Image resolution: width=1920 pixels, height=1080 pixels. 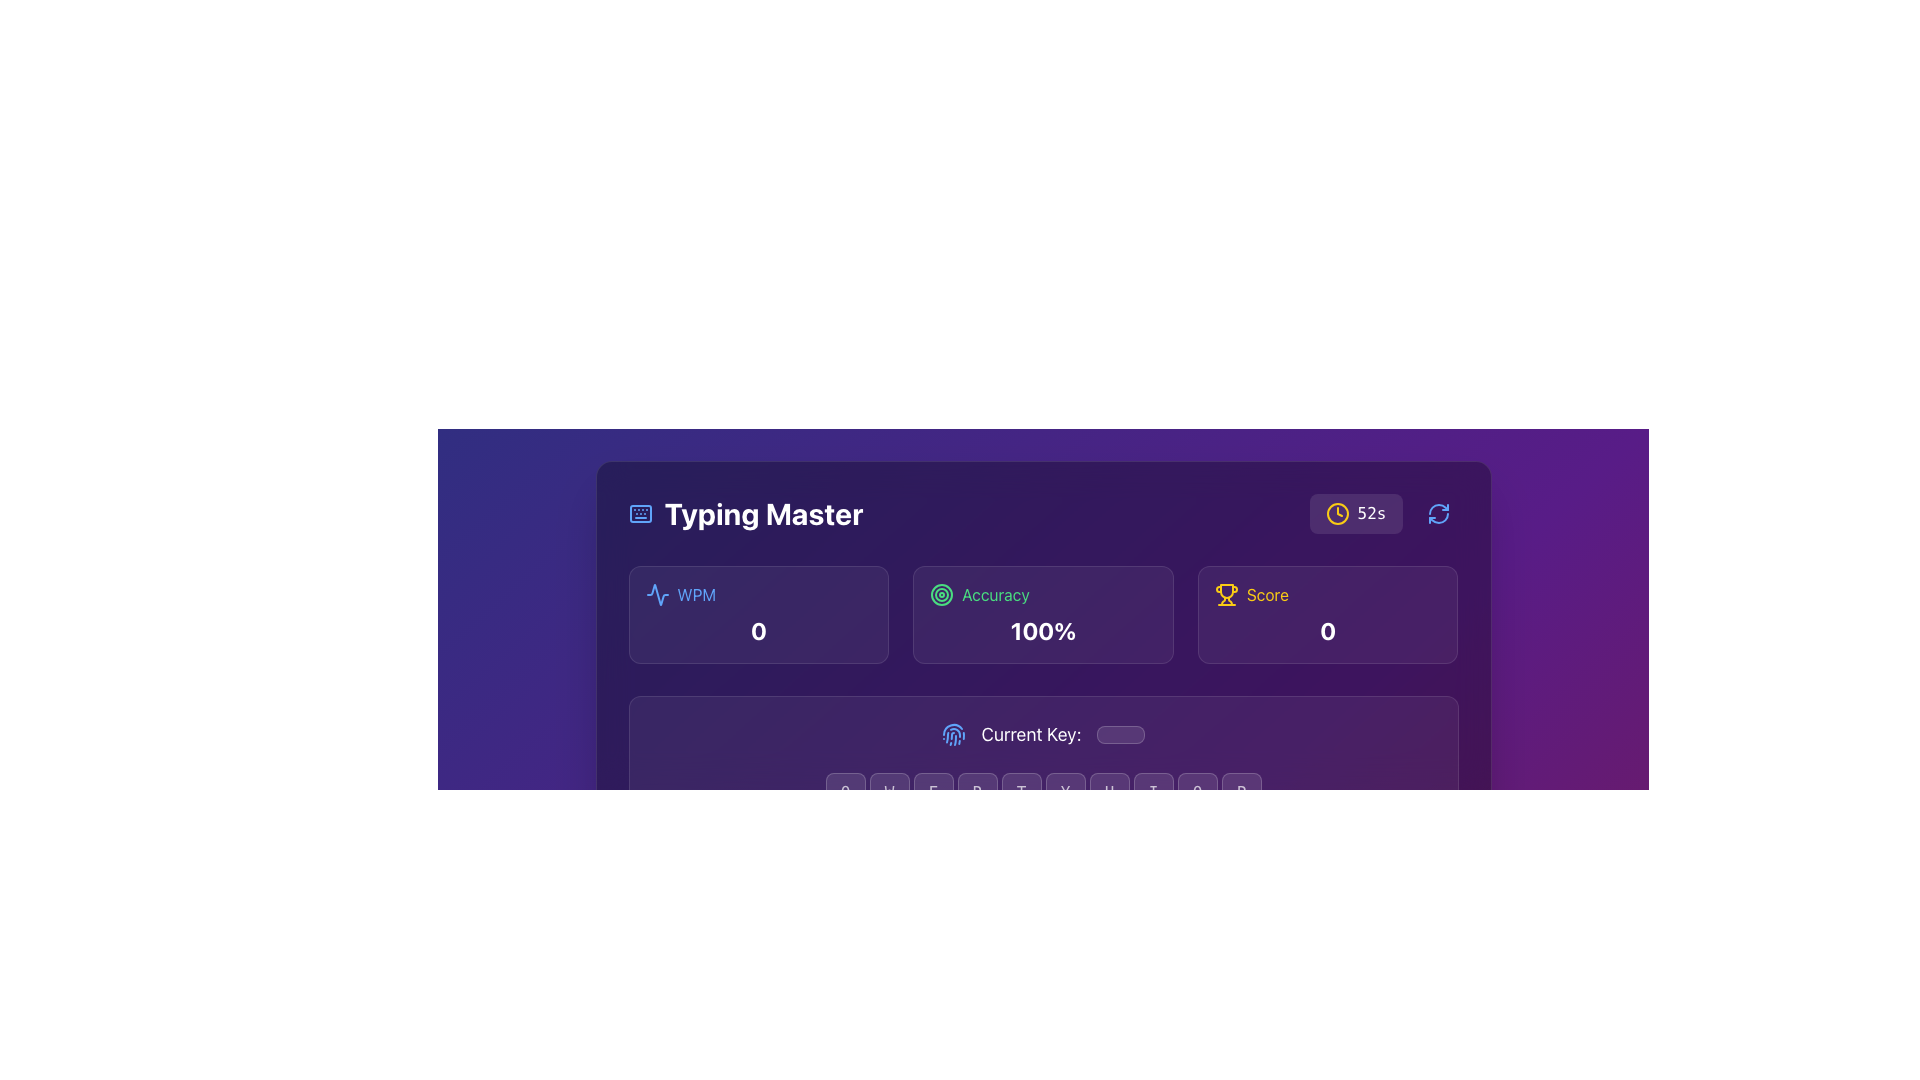 What do you see at coordinates (1064, 792) in the screenshot?
I see `the Key button with the letter 'Y', which is the middle button of the top row positioned between the 'T' and 'U' keys` at bounding box center [1064, 792].